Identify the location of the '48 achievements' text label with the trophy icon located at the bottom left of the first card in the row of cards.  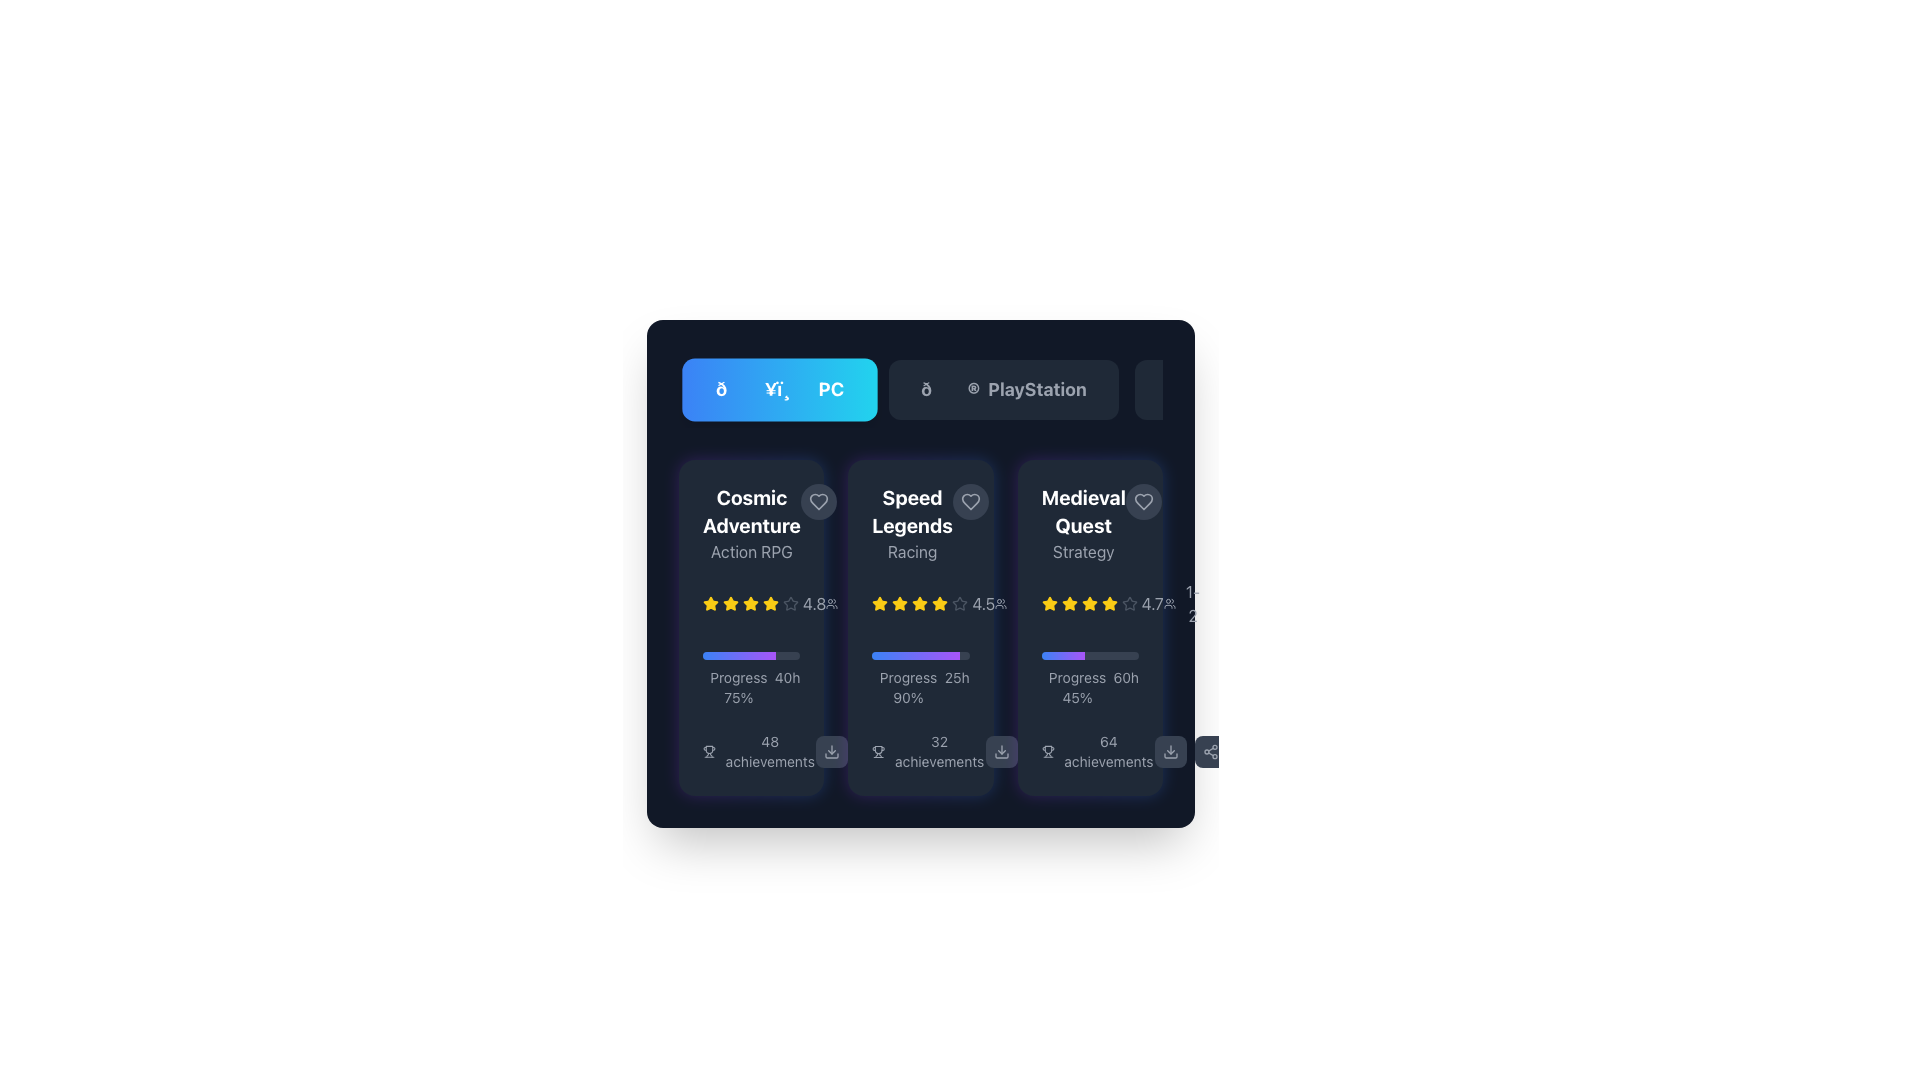
(758, 752).